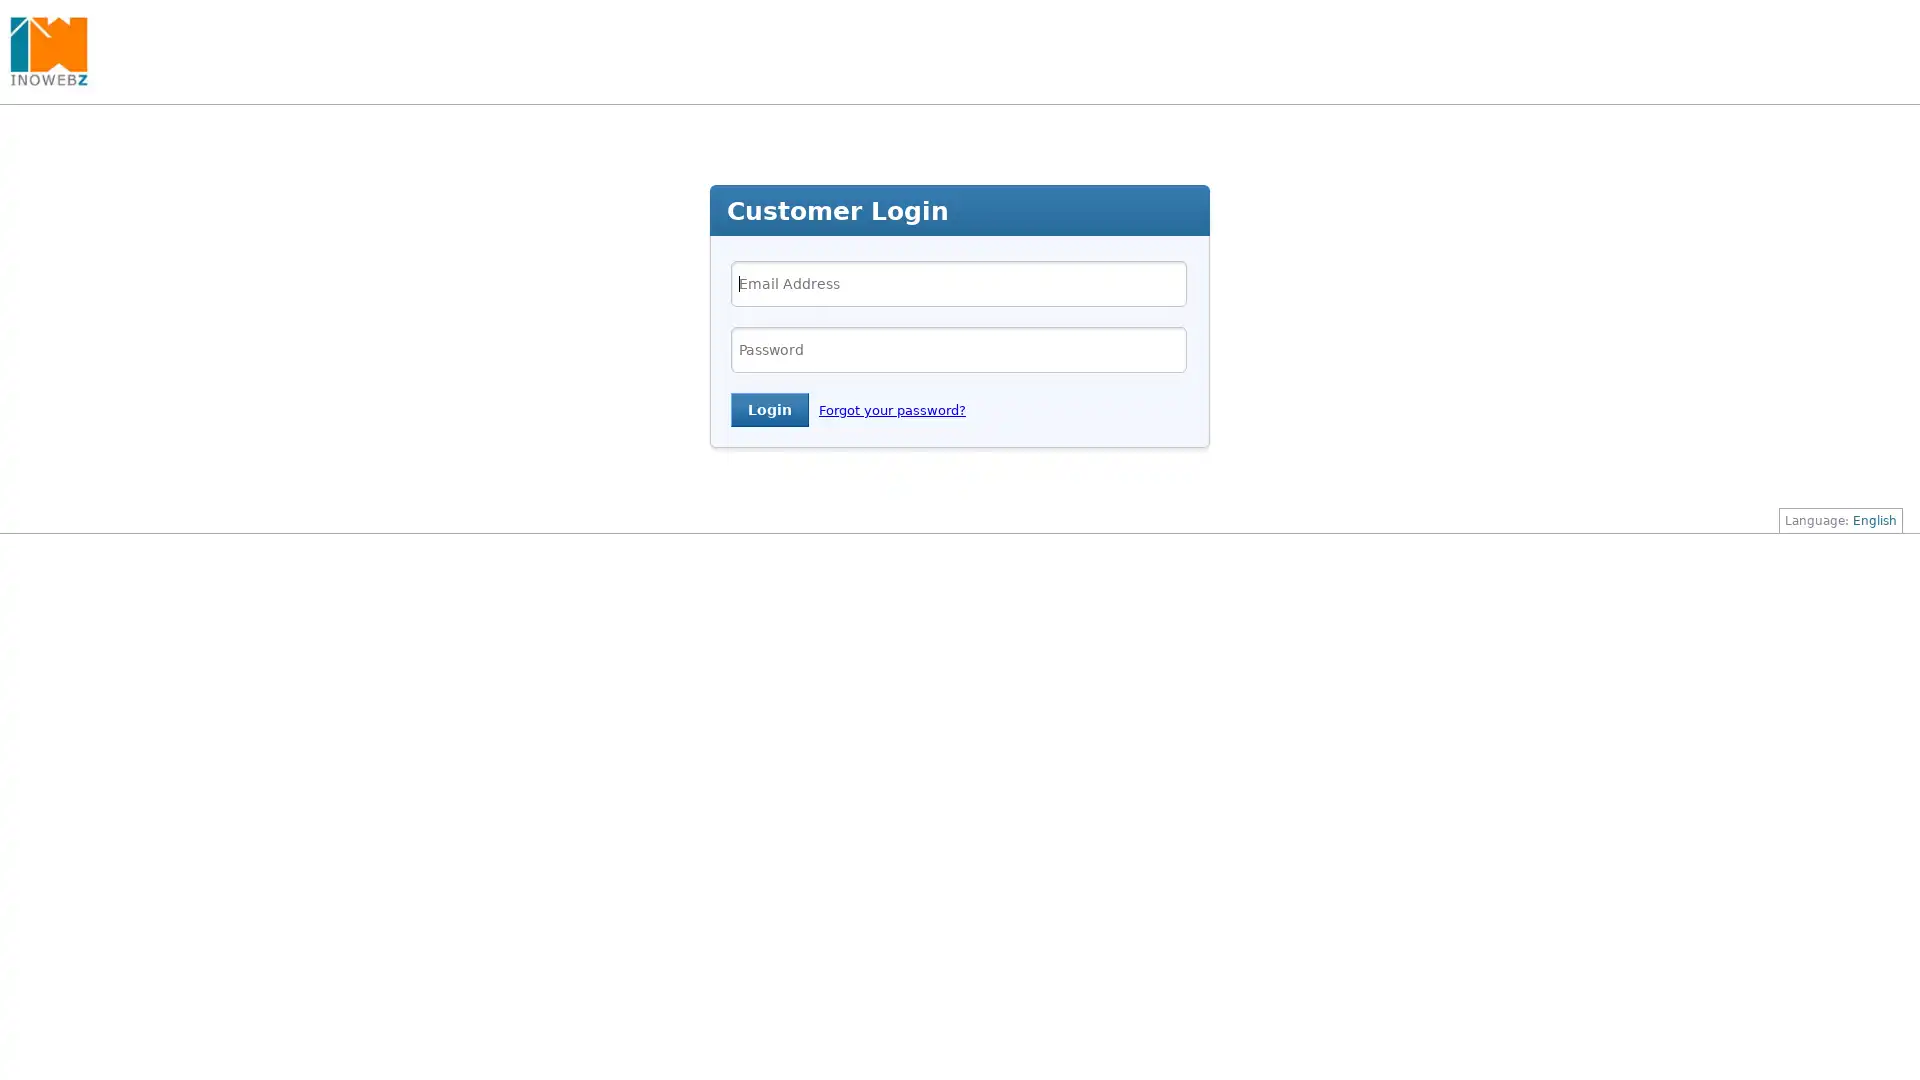 This screenshot has width=1920, height=1080. What do you see at coordinates (768, 408) in the screenshot?
I see `Login` at bounding box center [768, 408].